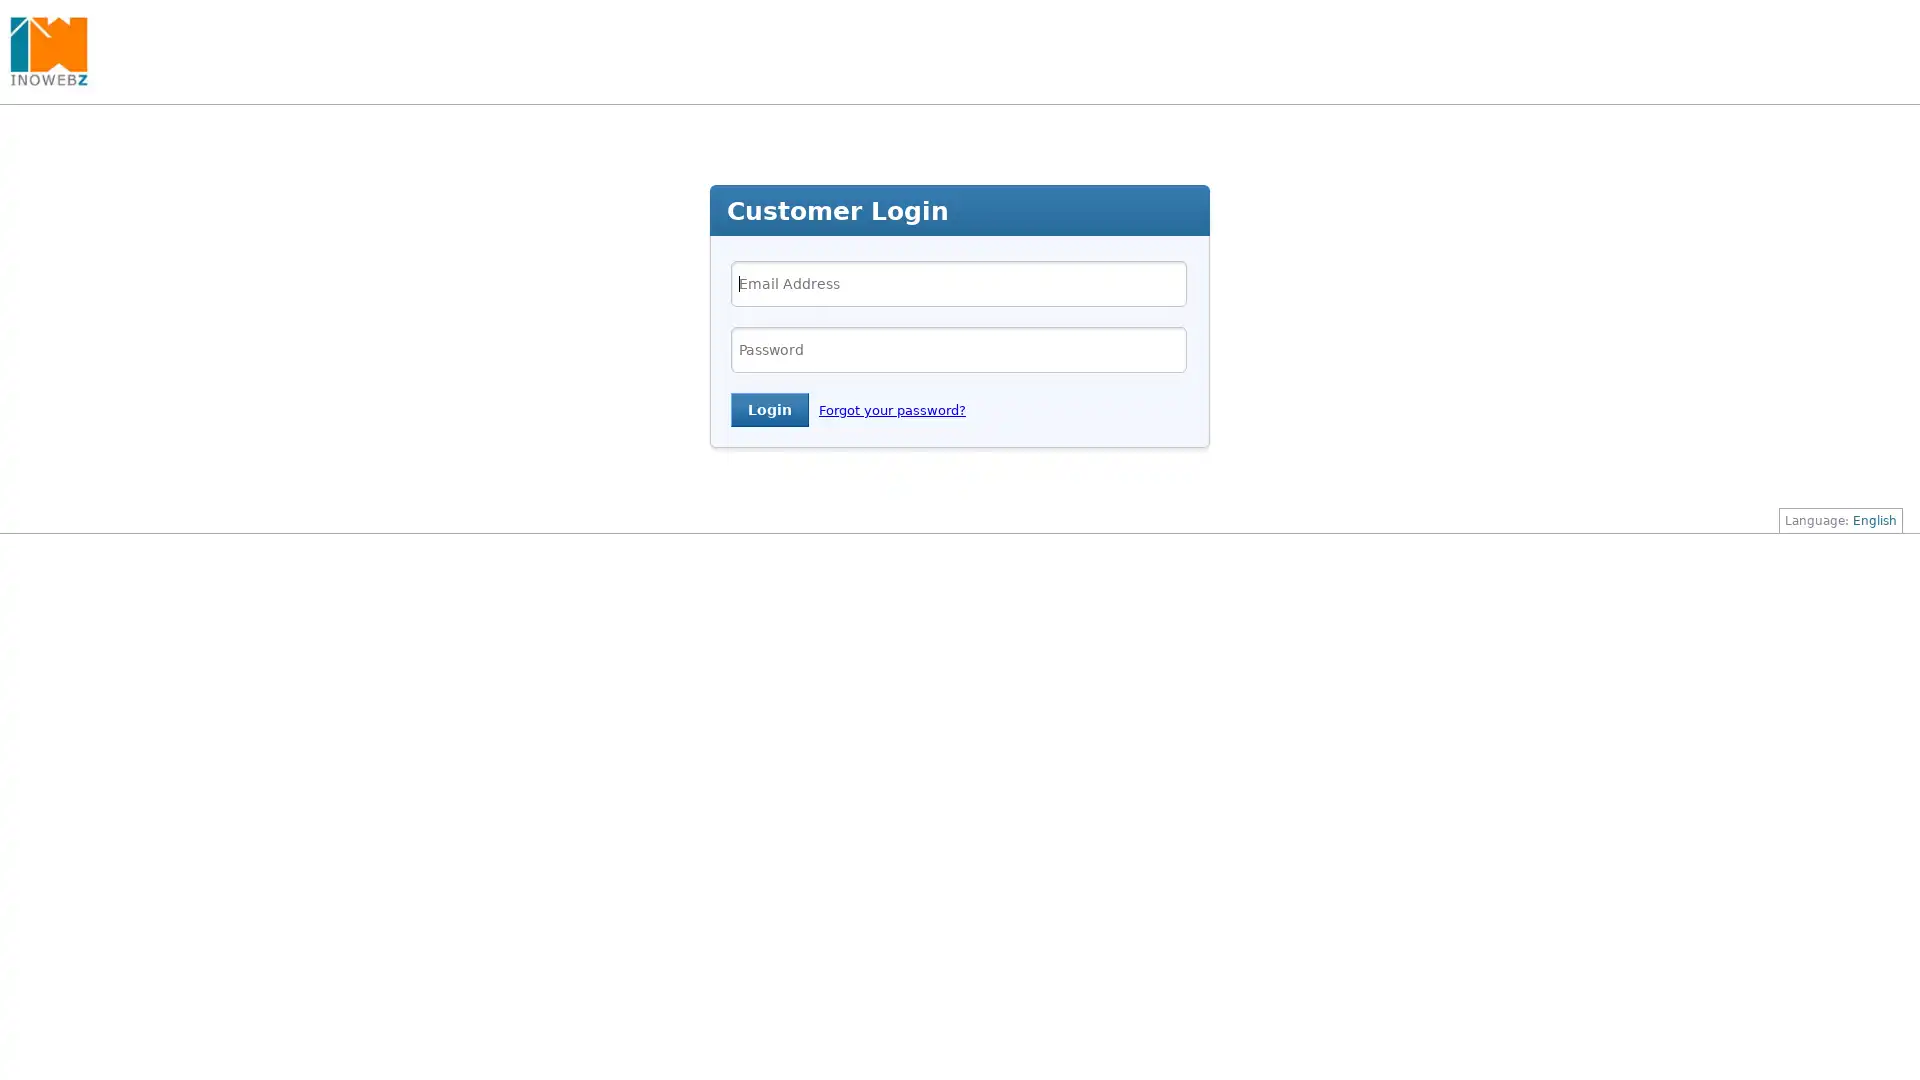 This screenshot has width=1920, height=1080. What do you see at coordinates (768, 408) in the screenshot?
I see `Login` at bounding box center [768, 408].